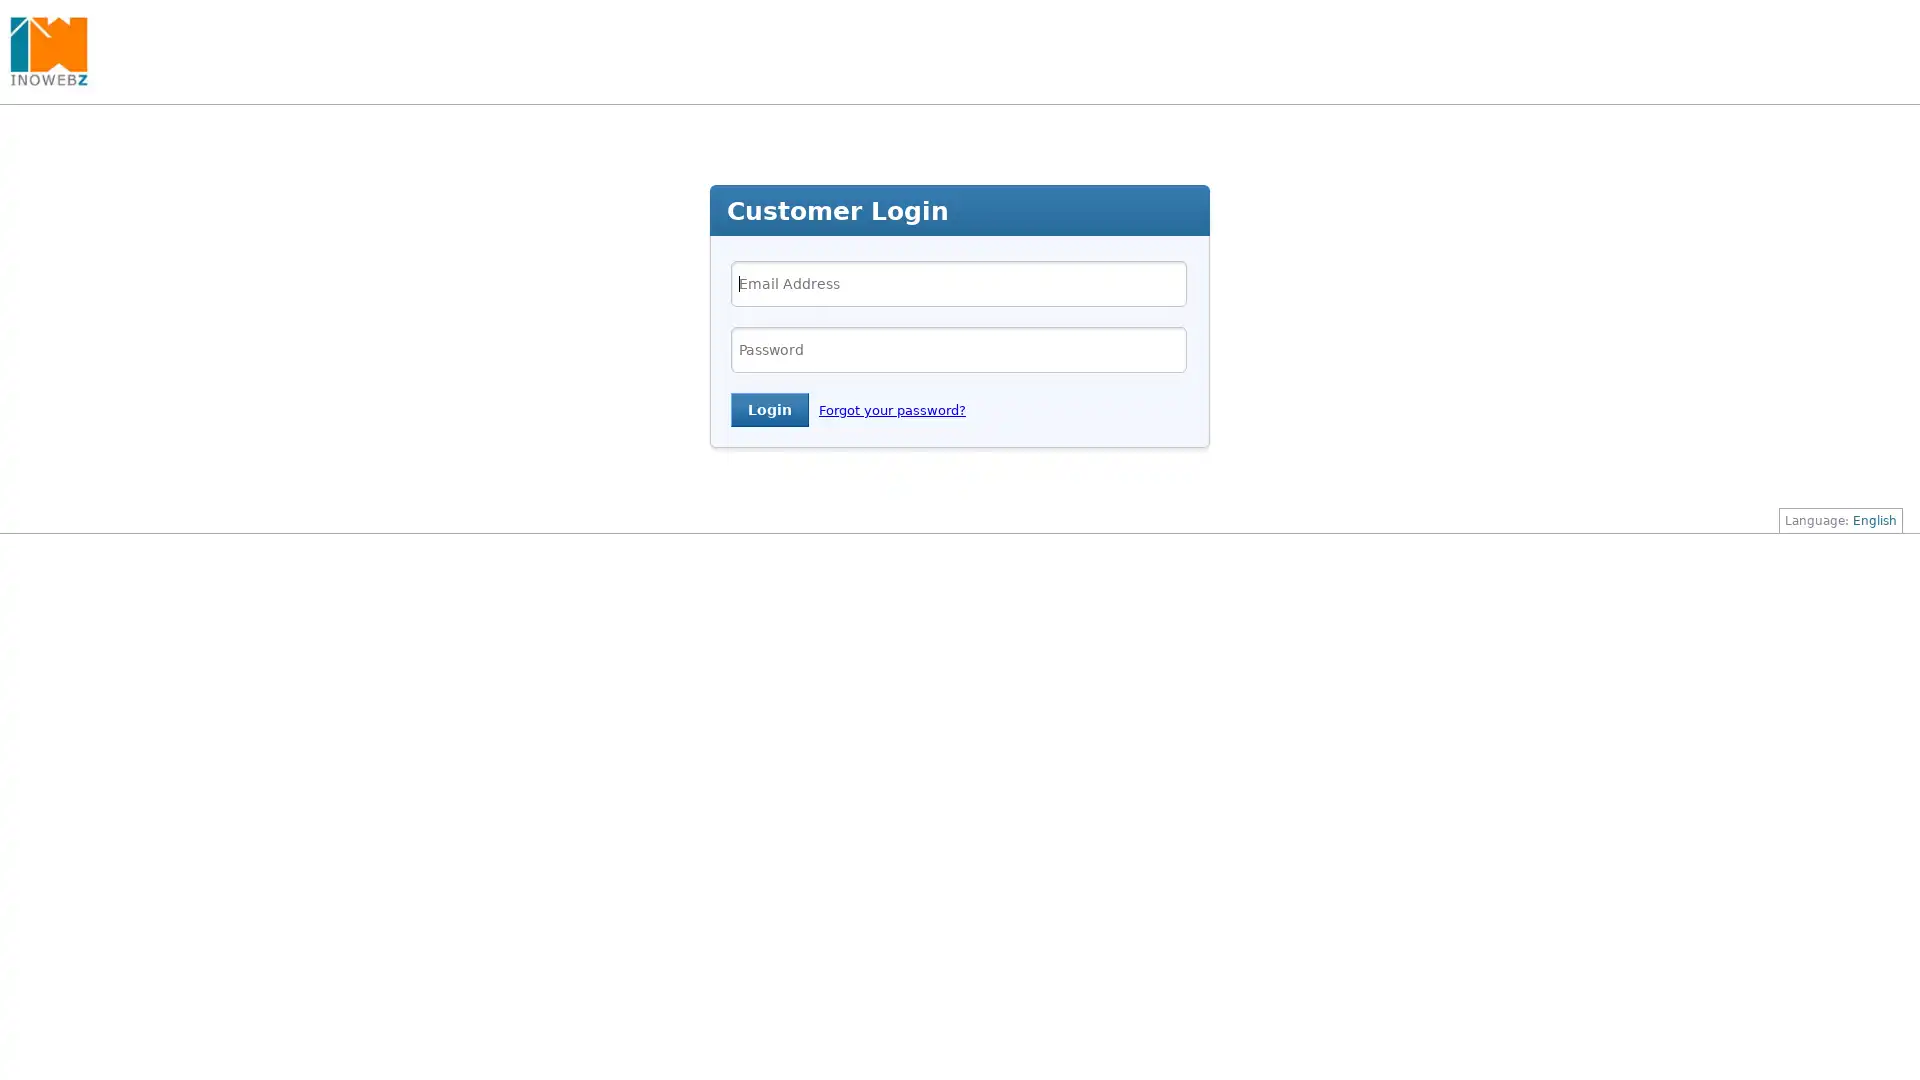 This screenshot has width=1920, height=1080. What do you see at coordinates (768, 408) in the screenshot?
I see `Login` at bounding box center [768, 408].